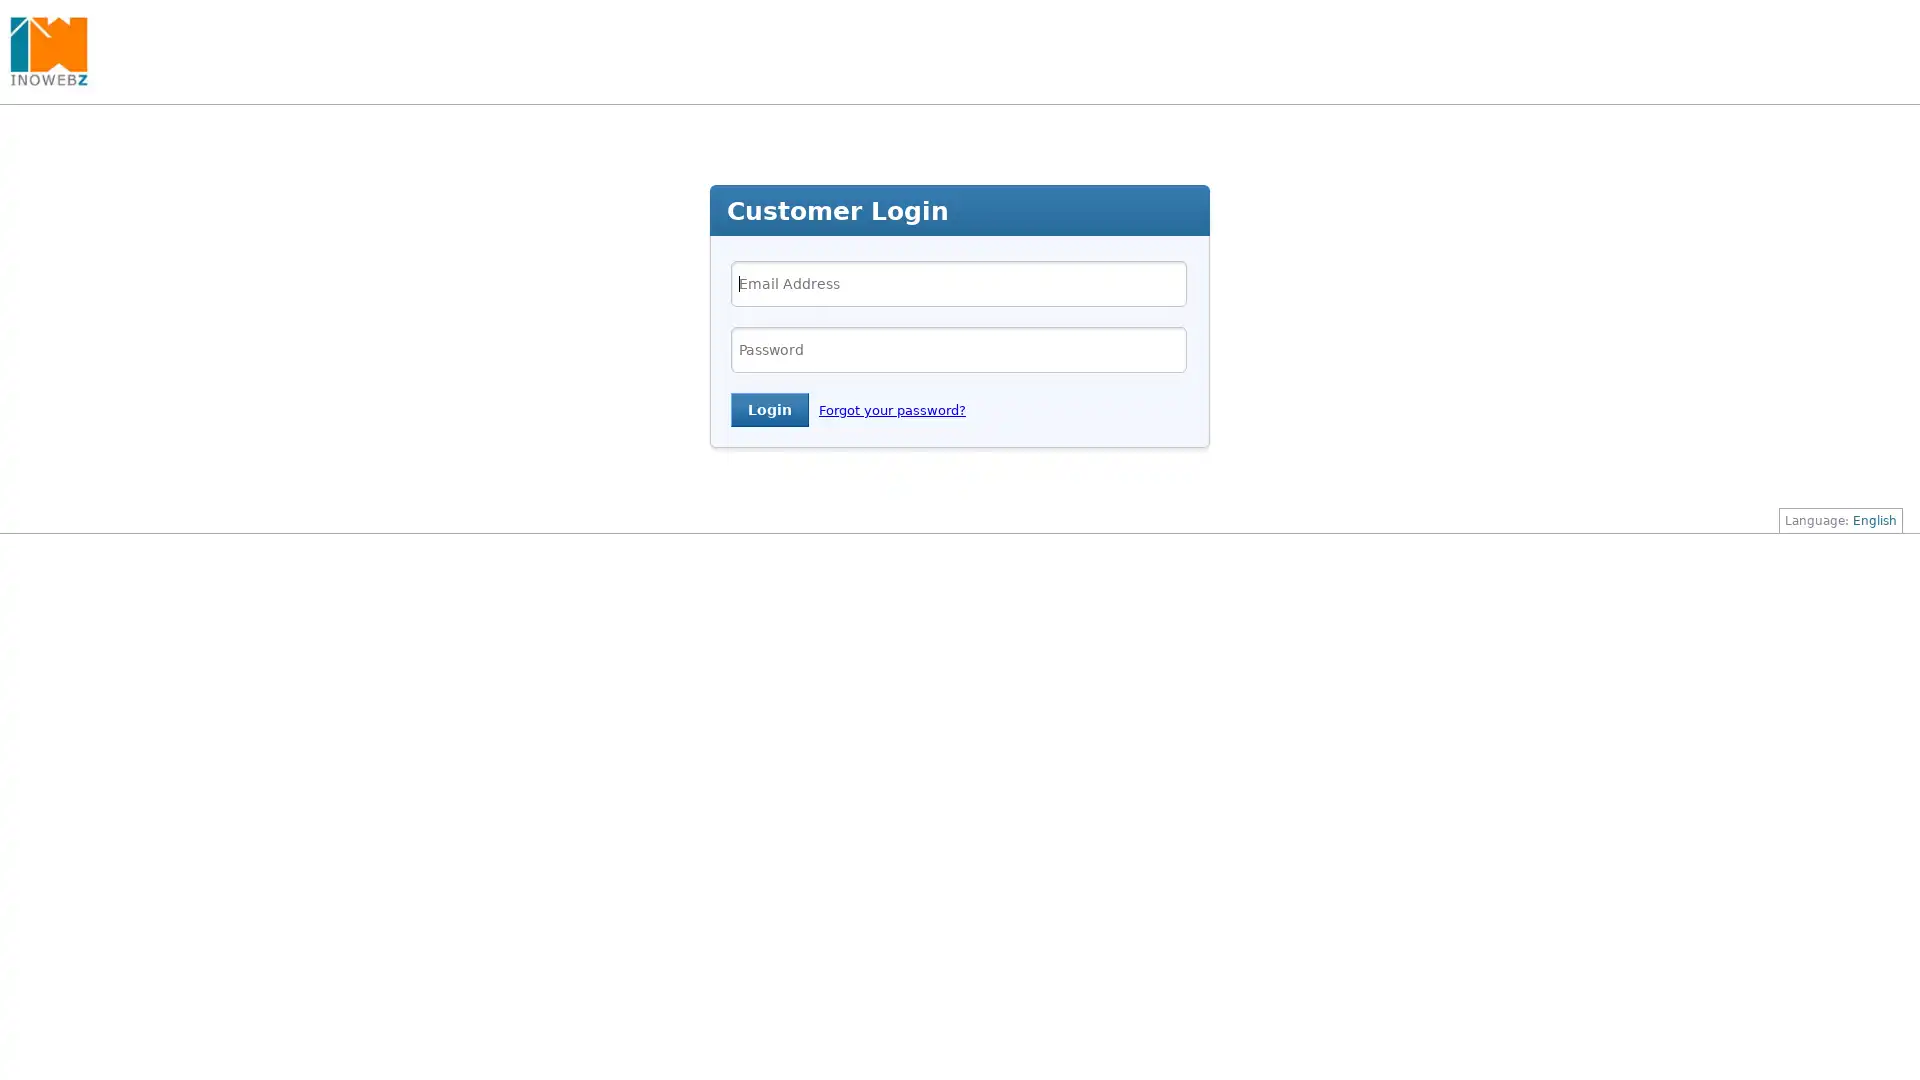 This screenshot has width=1920, height=1080. What do you see at coordinates (768, 408) in the screenshot?
I see `Login` at bounding box center [768, 408].